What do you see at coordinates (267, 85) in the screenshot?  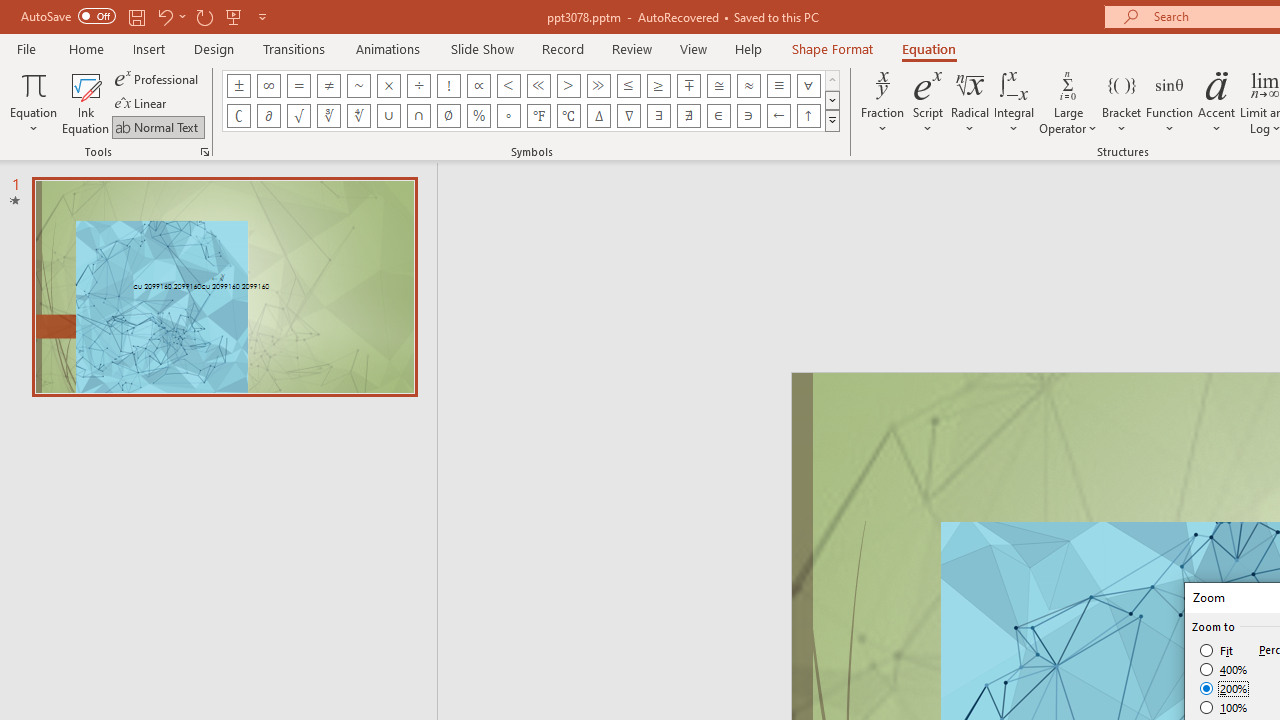 I see `'Equation Symbol Infinity'` at bounding box center [267, 85].